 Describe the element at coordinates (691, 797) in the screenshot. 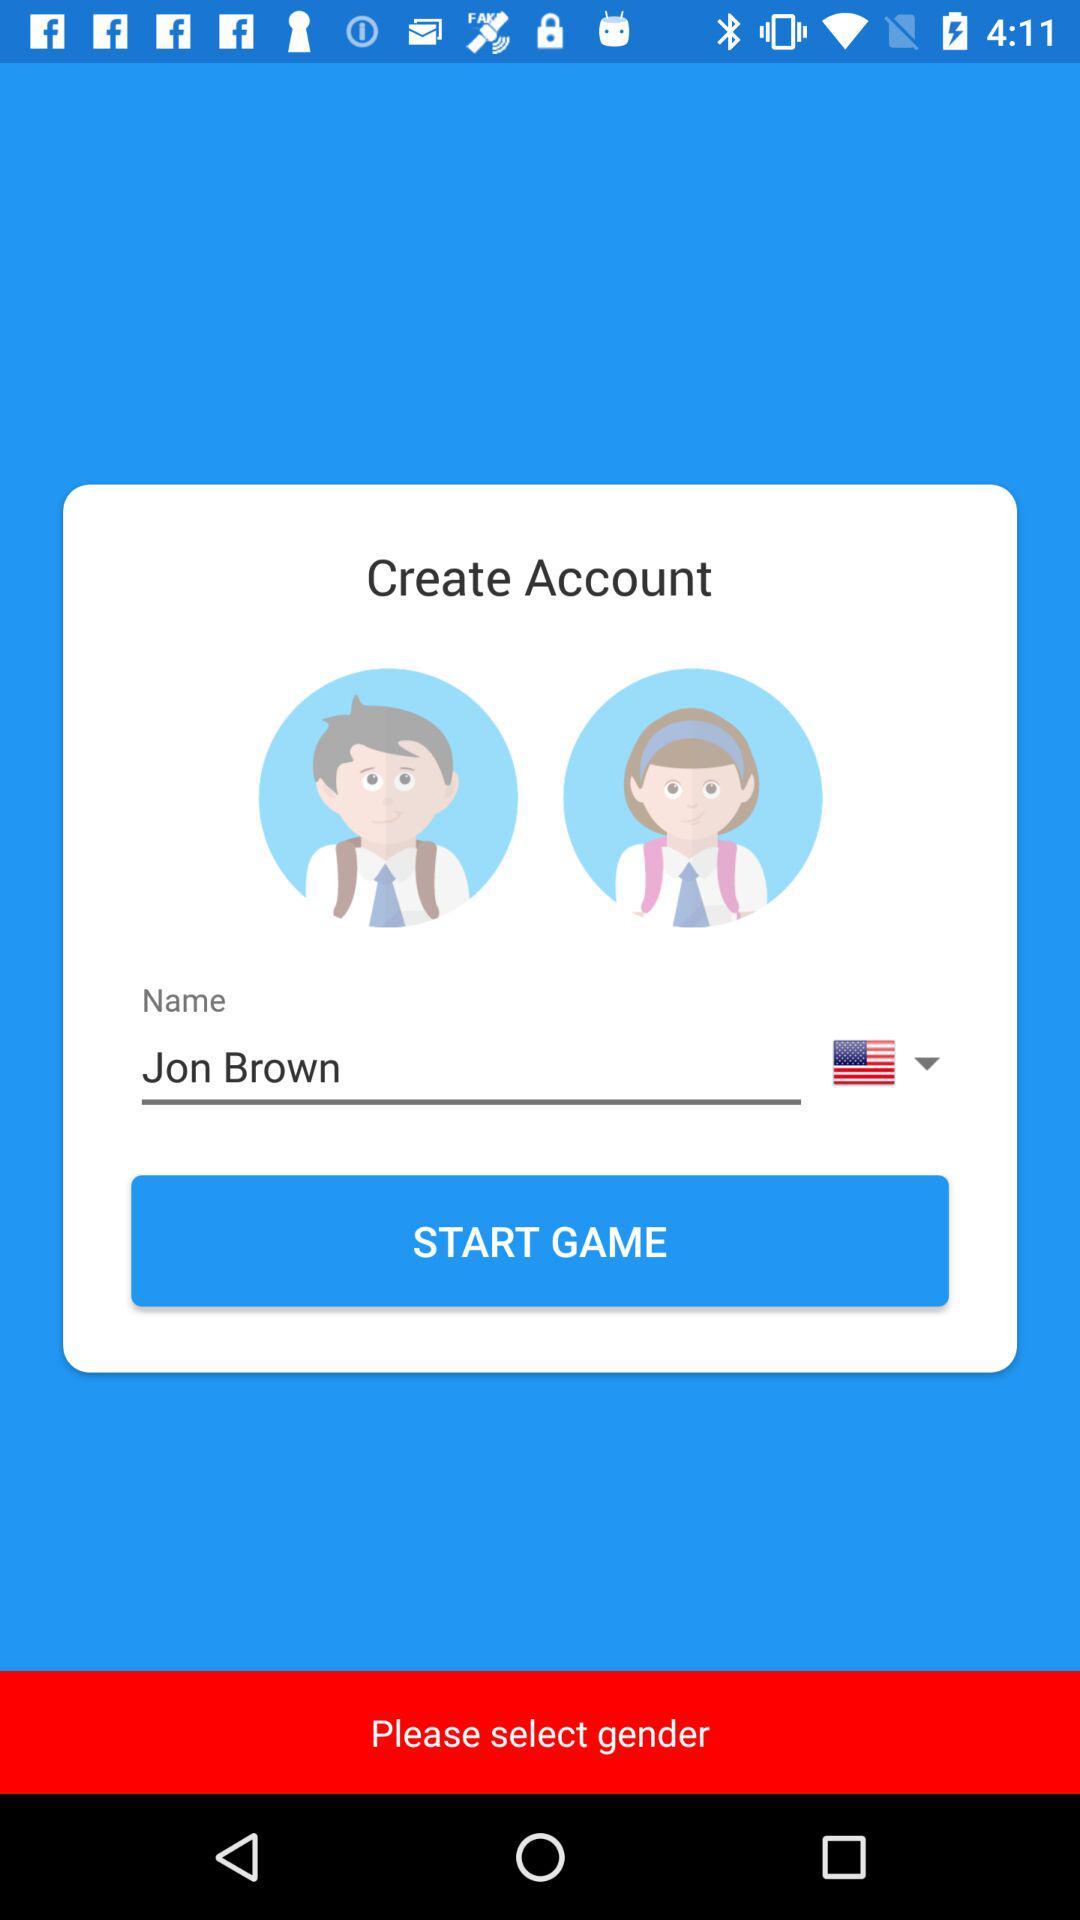

I see `contaket` at that location.